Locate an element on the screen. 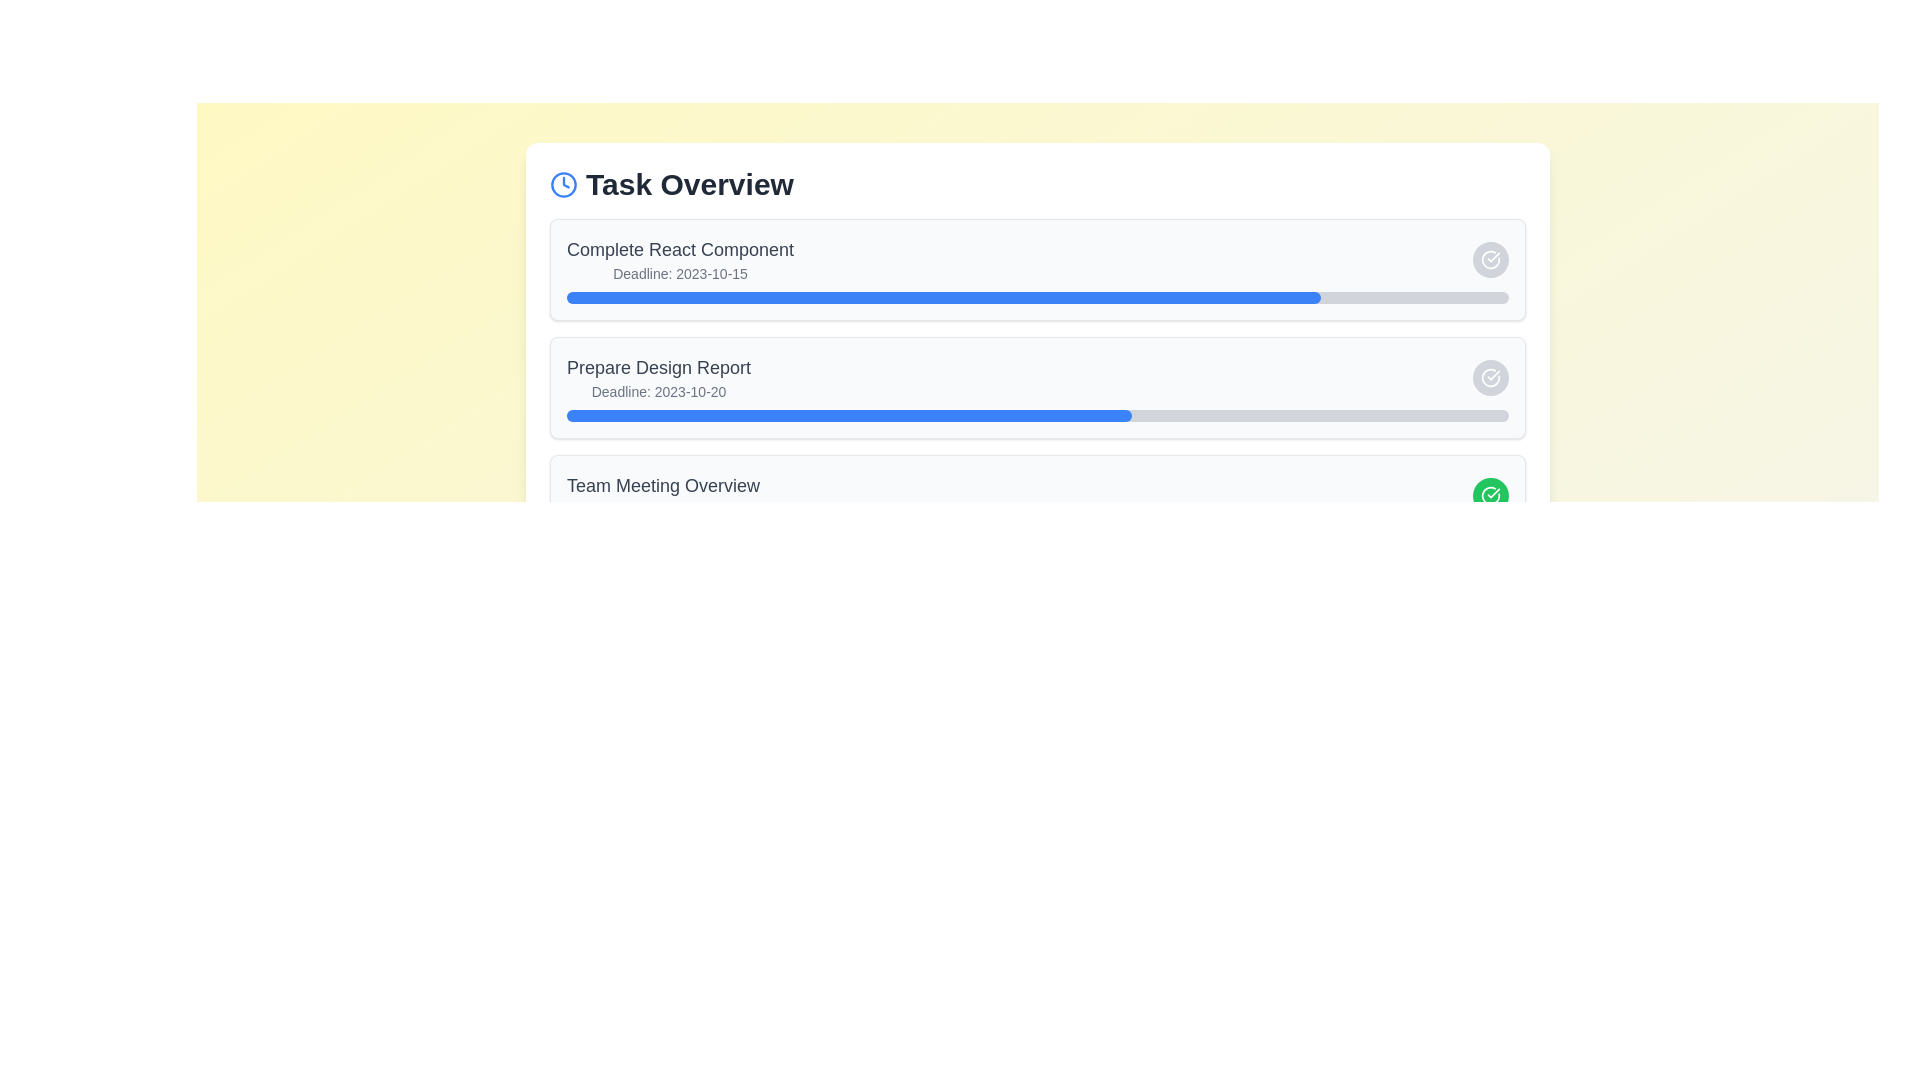 Image resolution: width=1920 pixels, height=1080 pixels. the 'Task Overview' text element, which serves as a title or heading for the task section, located to the right of a clock icon is located at coordinates (689, 185).